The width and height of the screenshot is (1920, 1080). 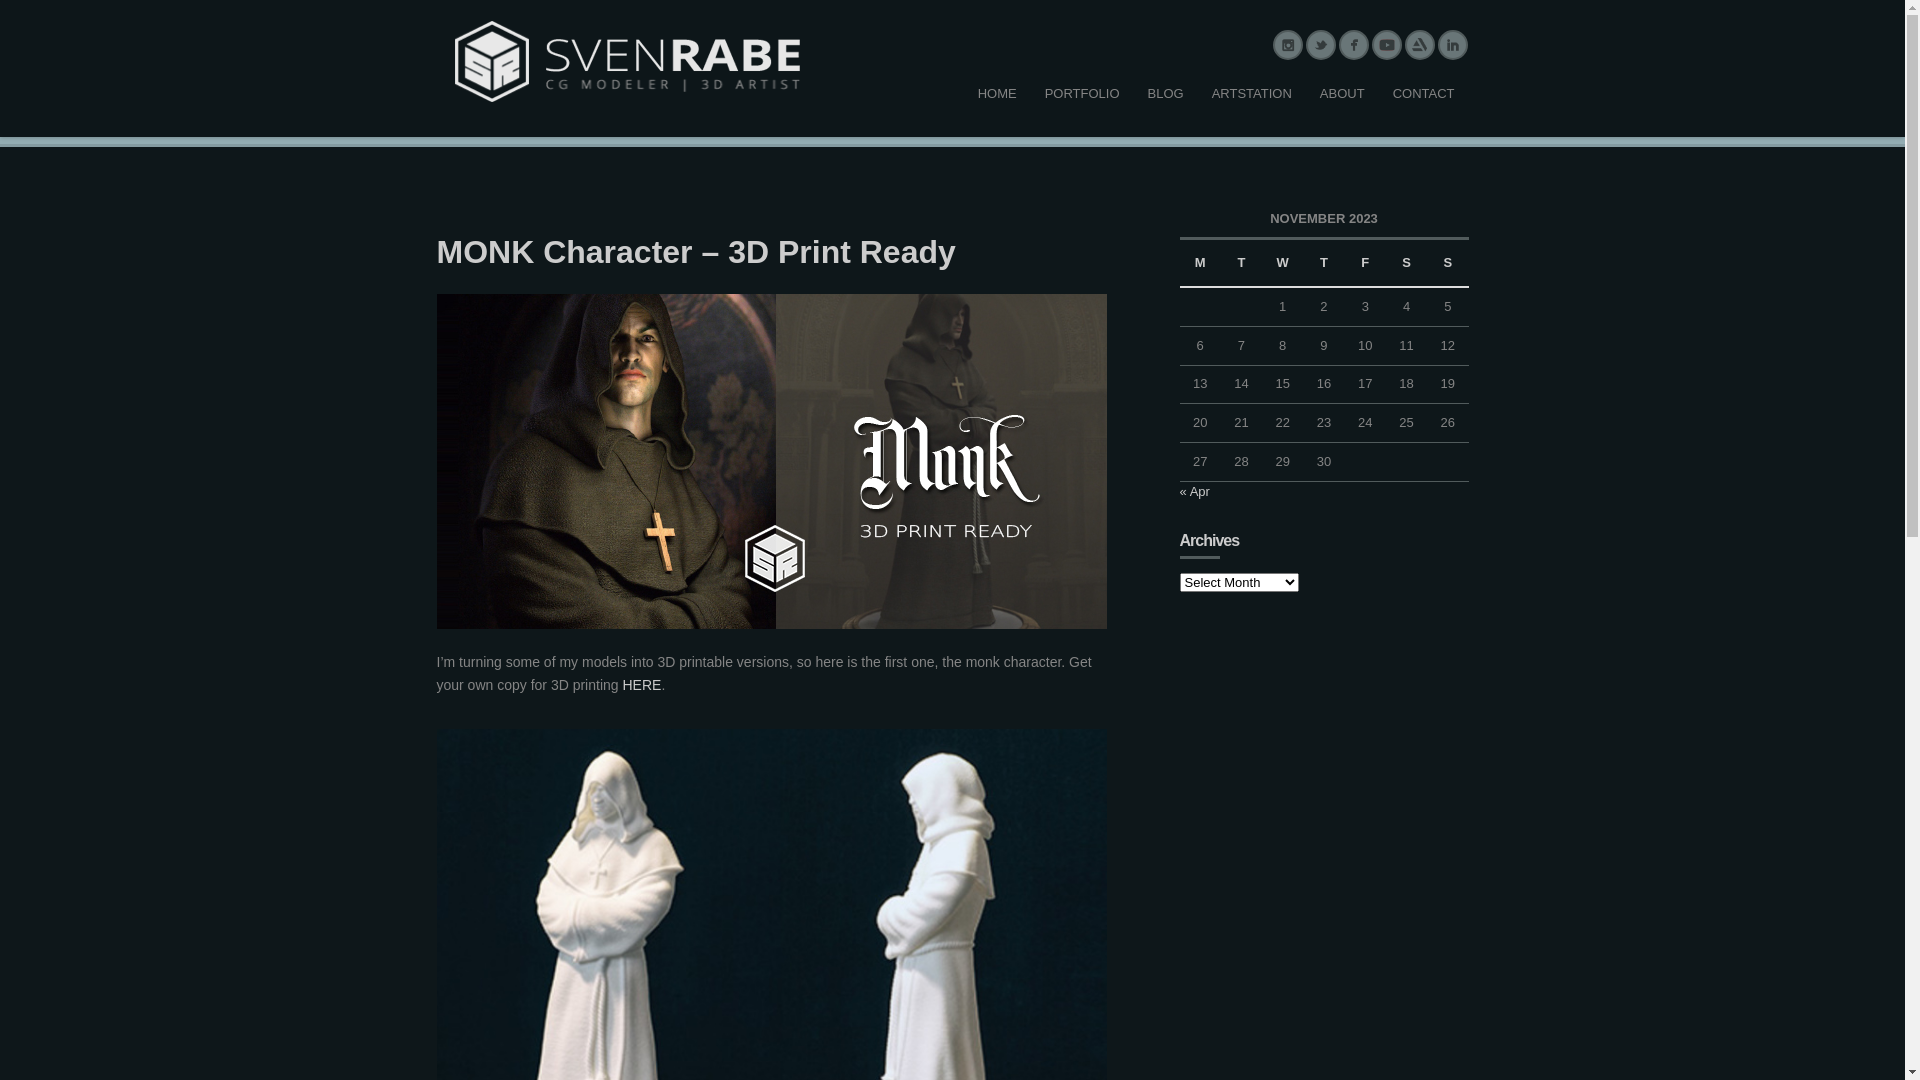 I want to click on 'PORTFOLIO', so click(x=1081, y=94).